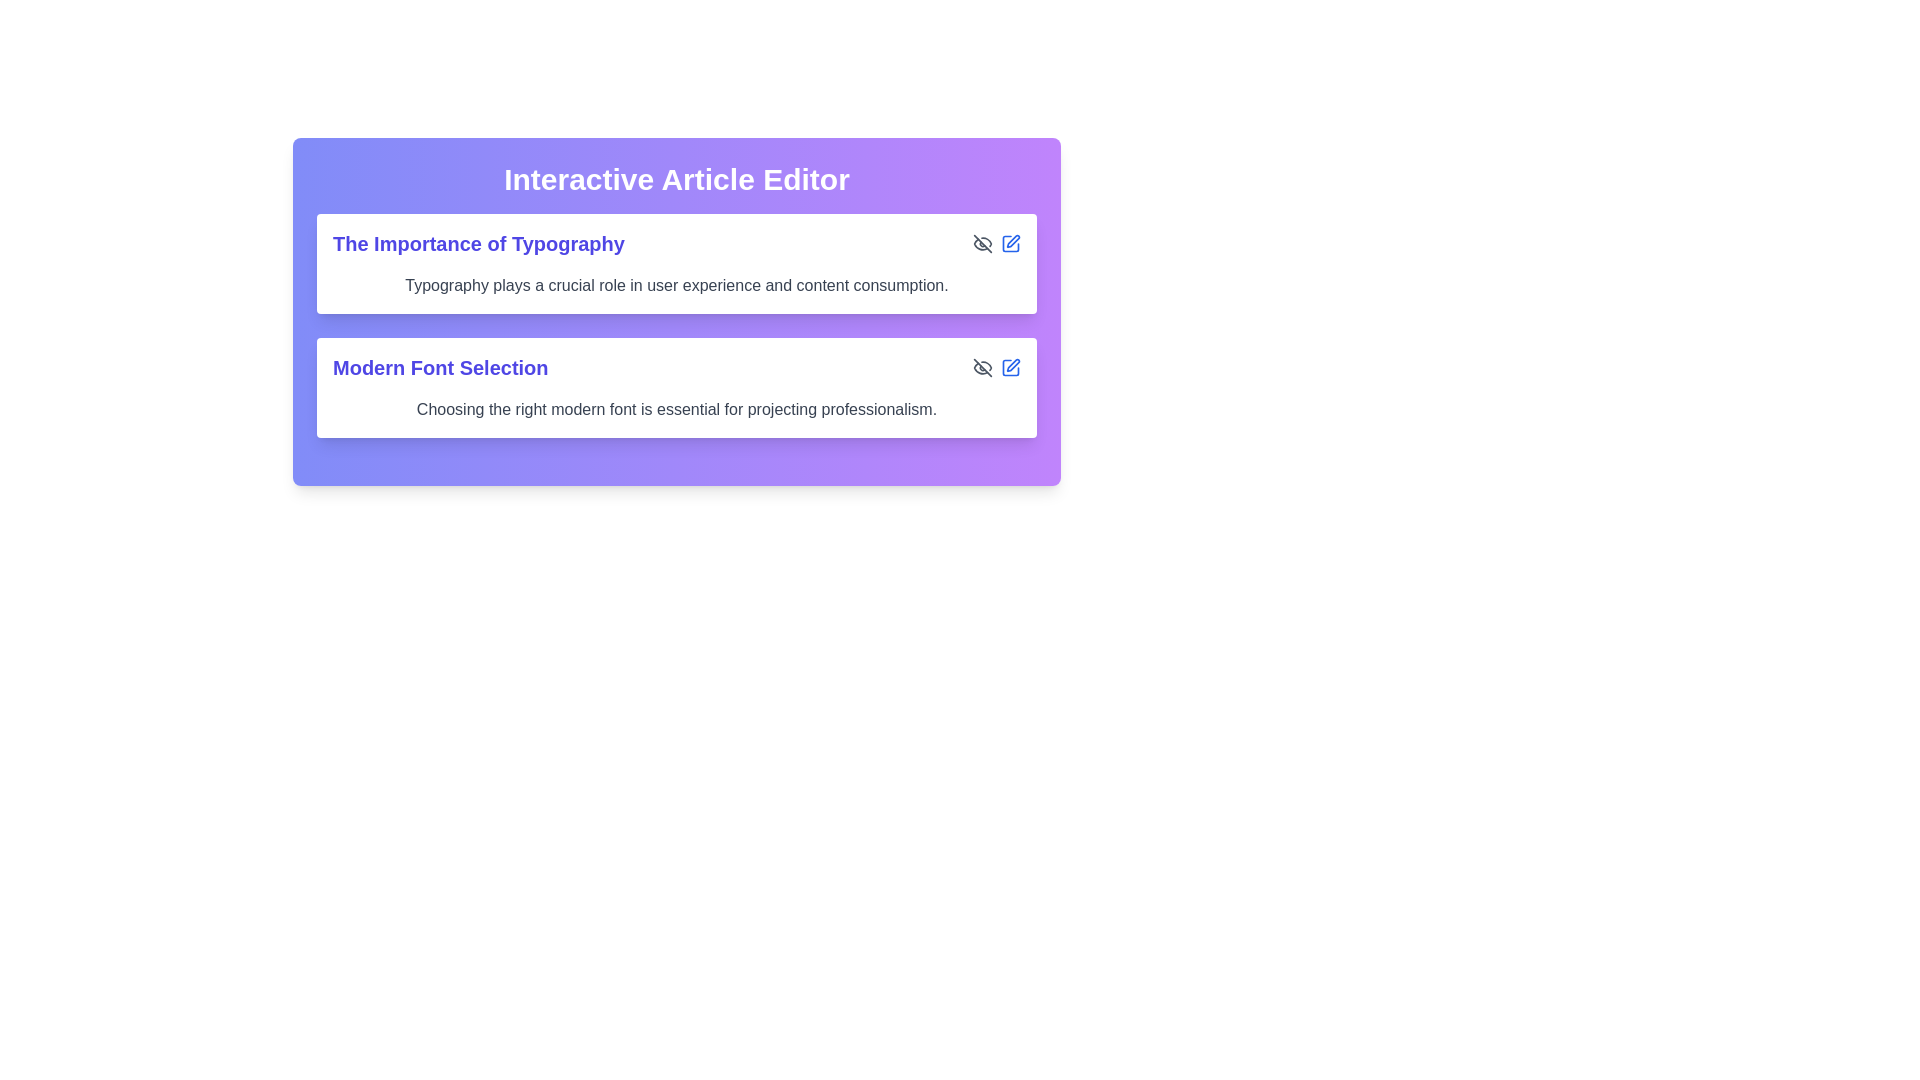 The width and height of the screenshot is (1920, 1080). Describe the element at coordinates (676, 408) in the screenshot. I see `the text display that shows the content 'Choosing the right modern font is essential for projecting professionalism.' located at the lower part of the second interactive card` at that location.